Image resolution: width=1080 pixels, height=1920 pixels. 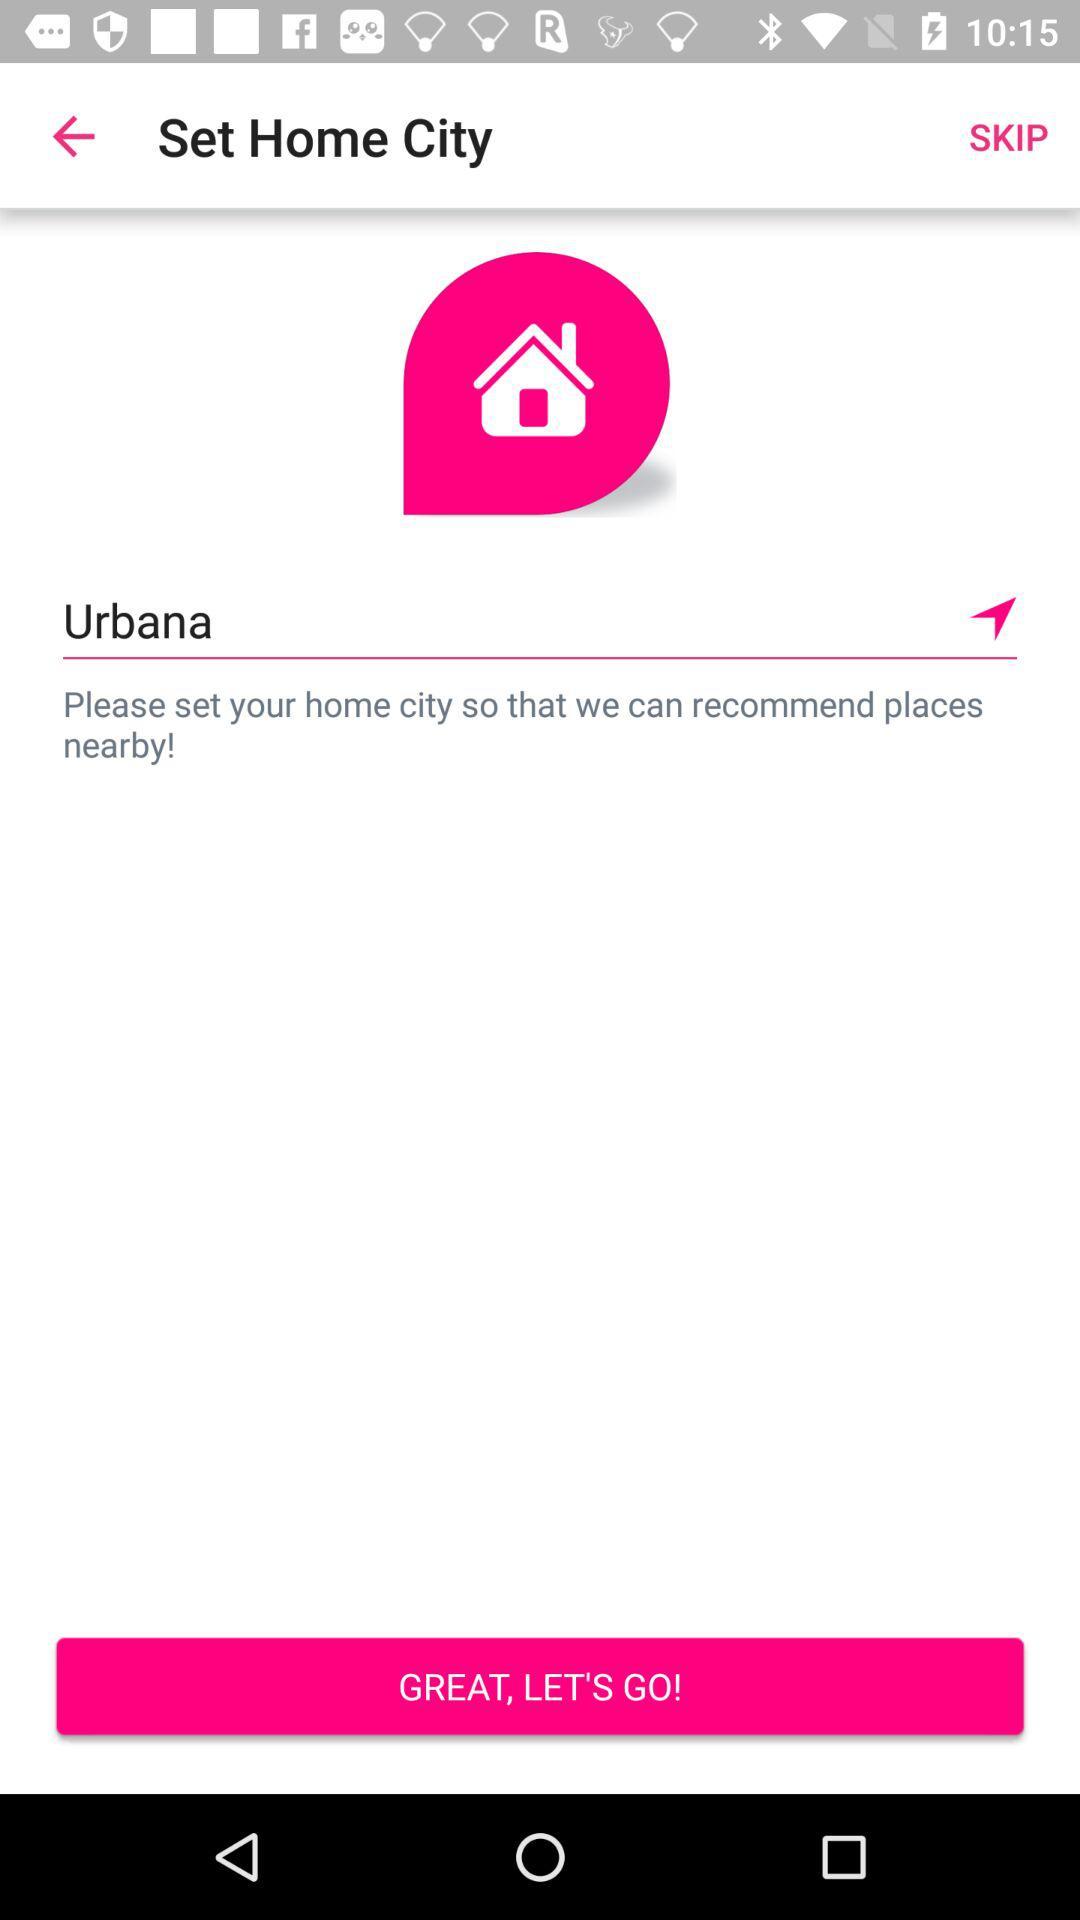 What do you see at coordinates (1008, 135) in the screenshot?
I see `skip icon` at bounding box center [1008, 135].